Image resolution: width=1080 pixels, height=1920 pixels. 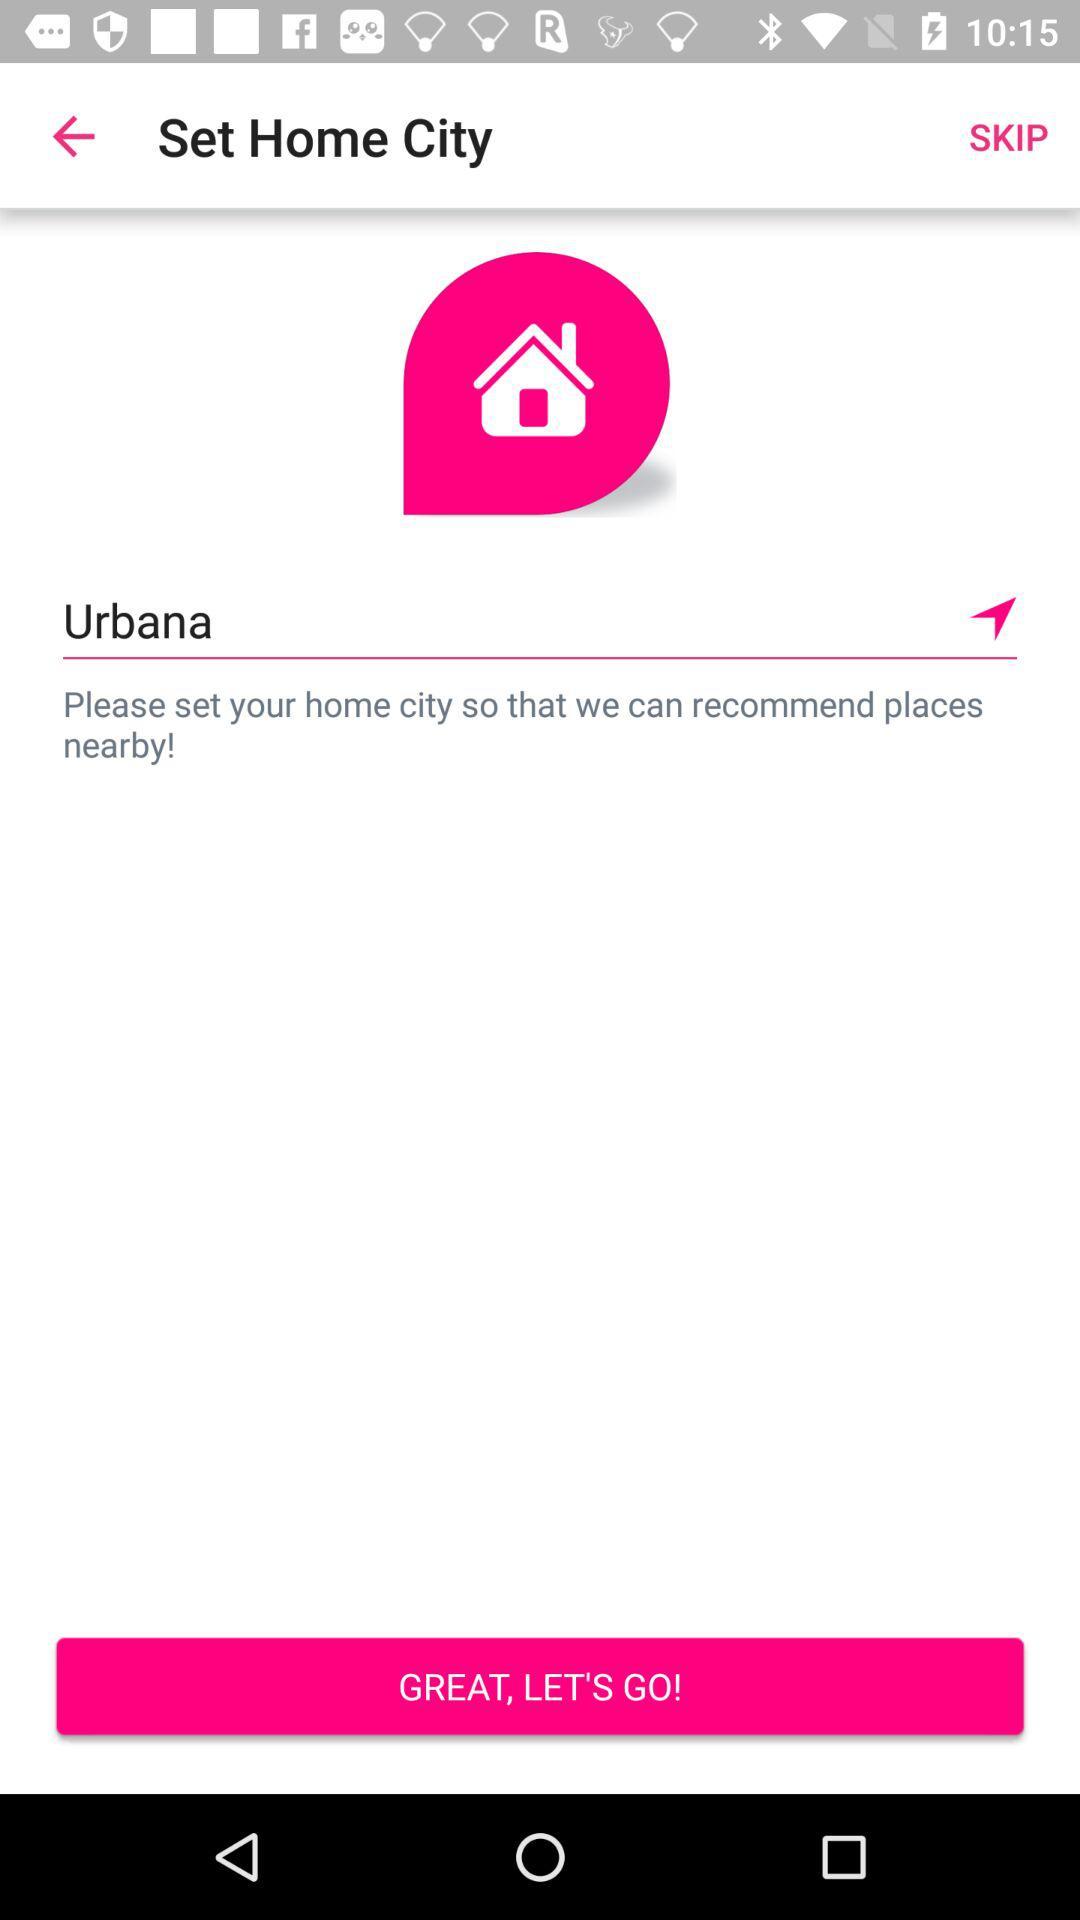 What do you see at coordinates (1008, 135) in the screenshot?
I see `skip icon` at bounding box center [1008, 135].